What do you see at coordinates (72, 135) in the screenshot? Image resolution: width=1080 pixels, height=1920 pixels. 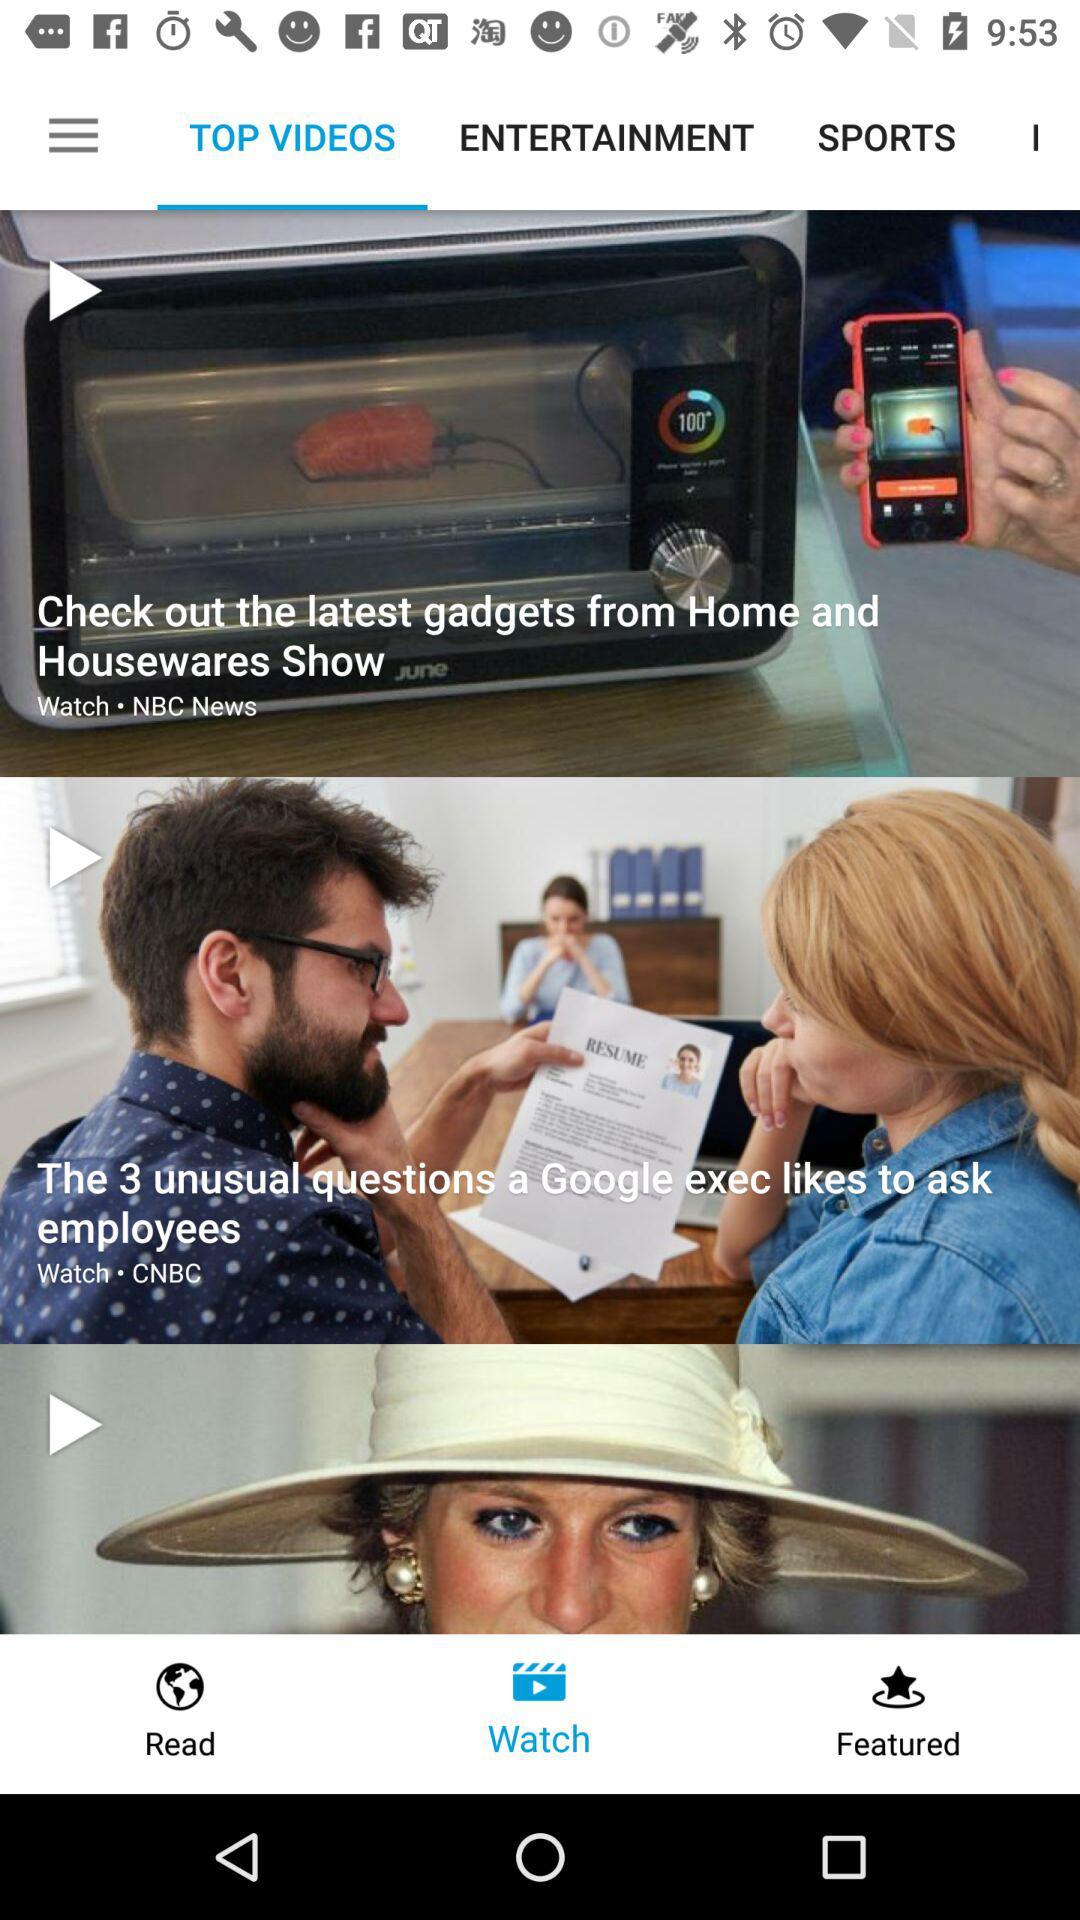 I see `the icon to the left of the top videos icon` at bounding box center [72, 135].